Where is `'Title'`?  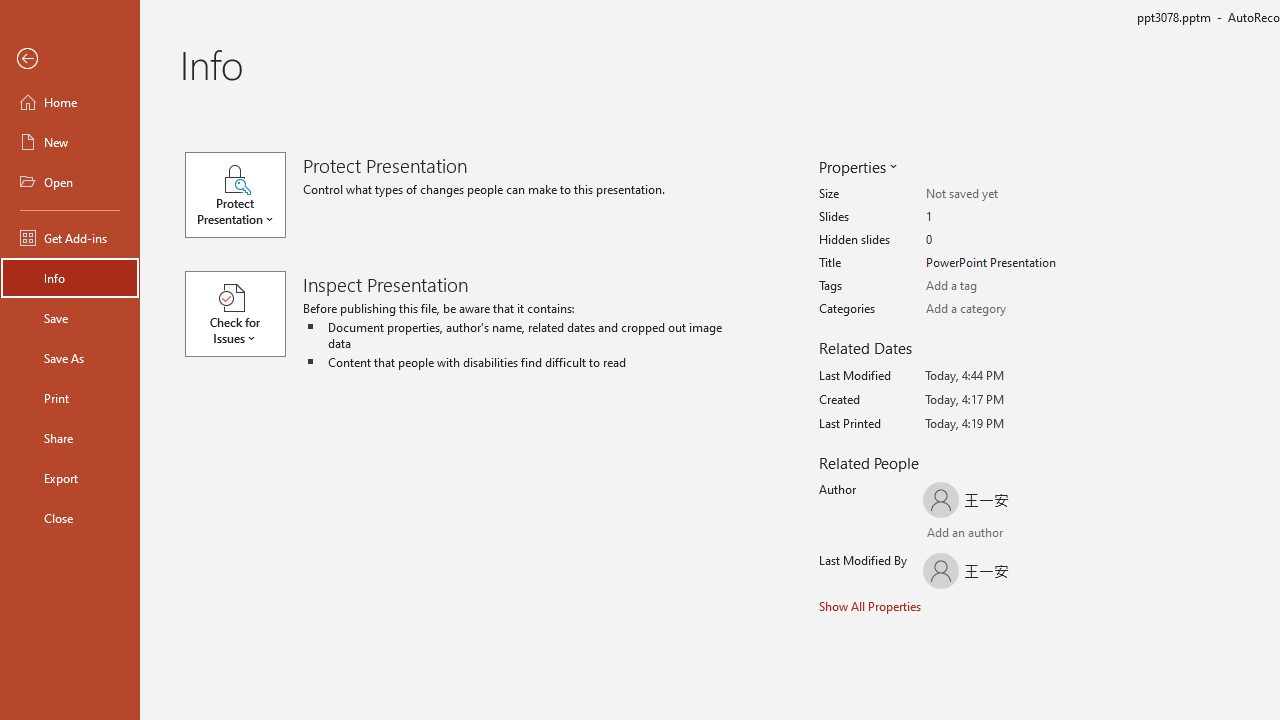 'Title' is located at coordinates (1004, 262).